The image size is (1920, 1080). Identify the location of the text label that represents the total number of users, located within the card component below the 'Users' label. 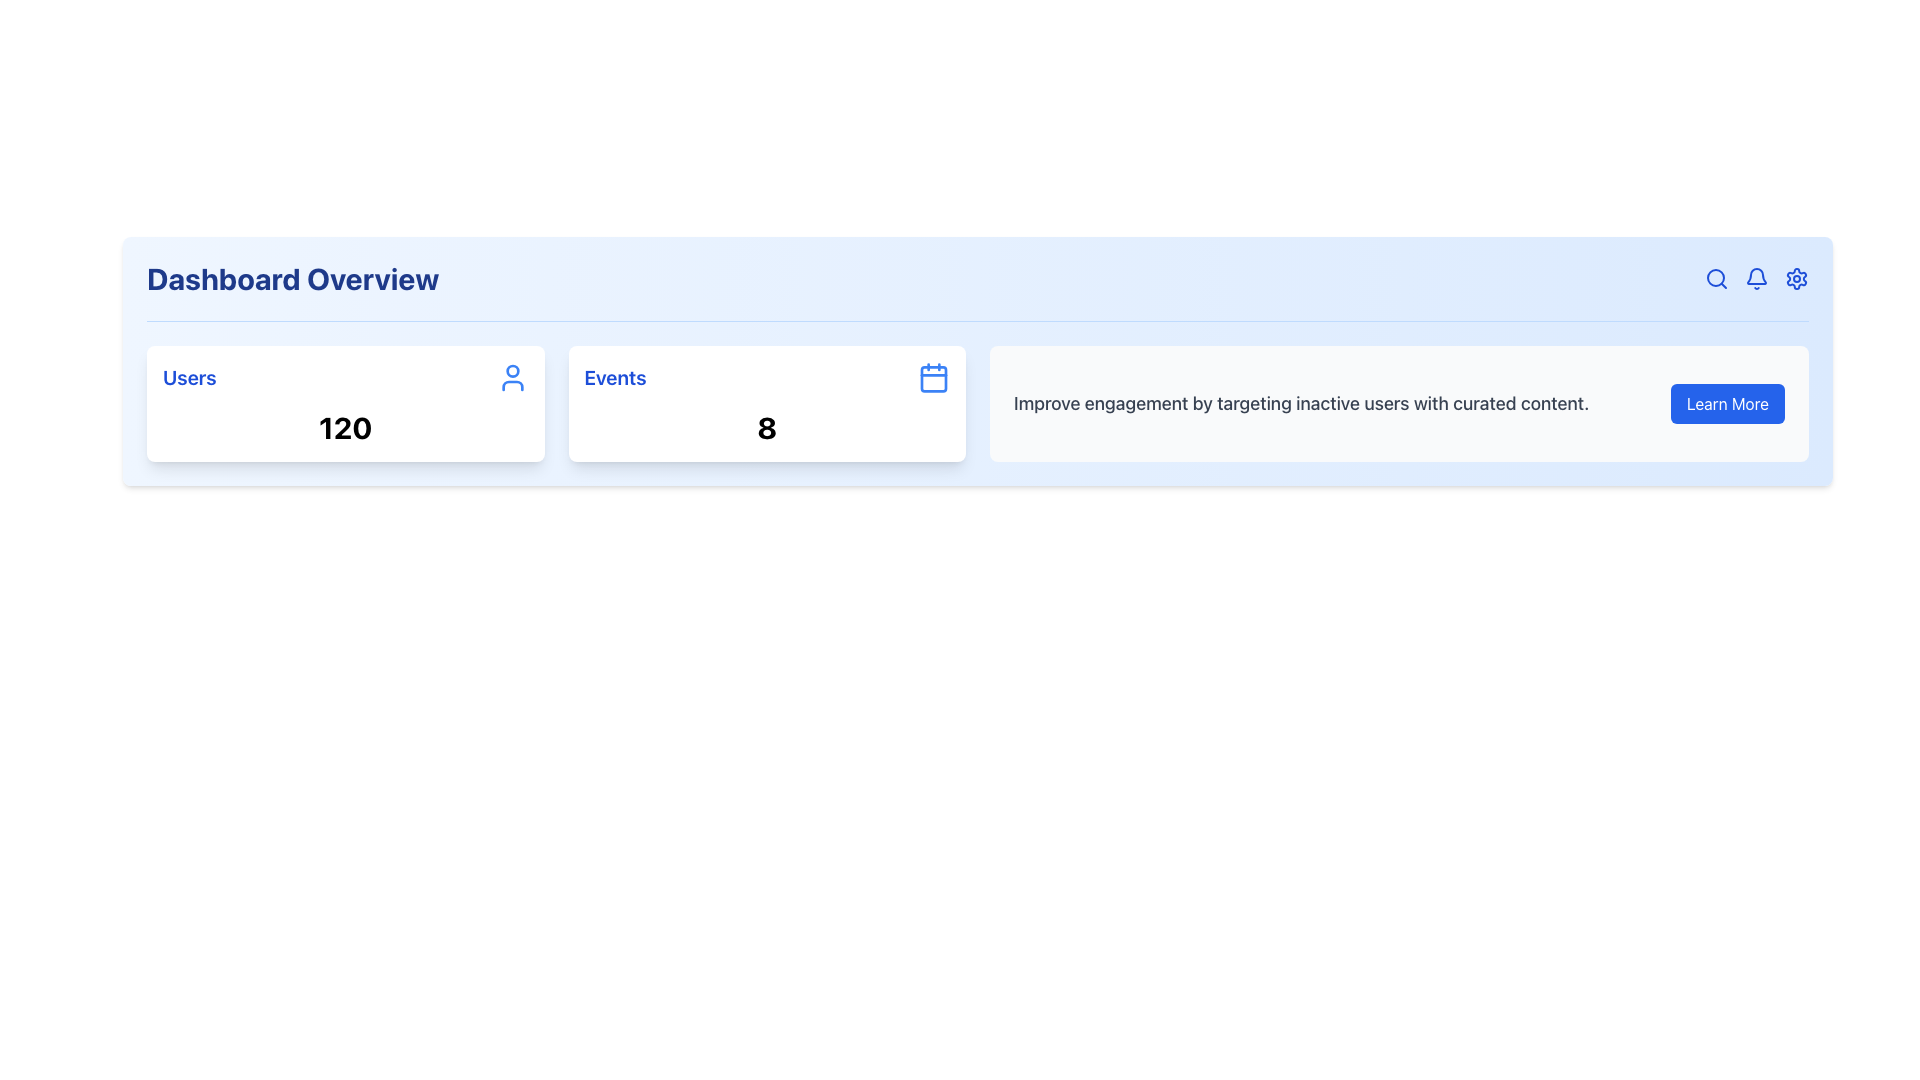
(345, 427).